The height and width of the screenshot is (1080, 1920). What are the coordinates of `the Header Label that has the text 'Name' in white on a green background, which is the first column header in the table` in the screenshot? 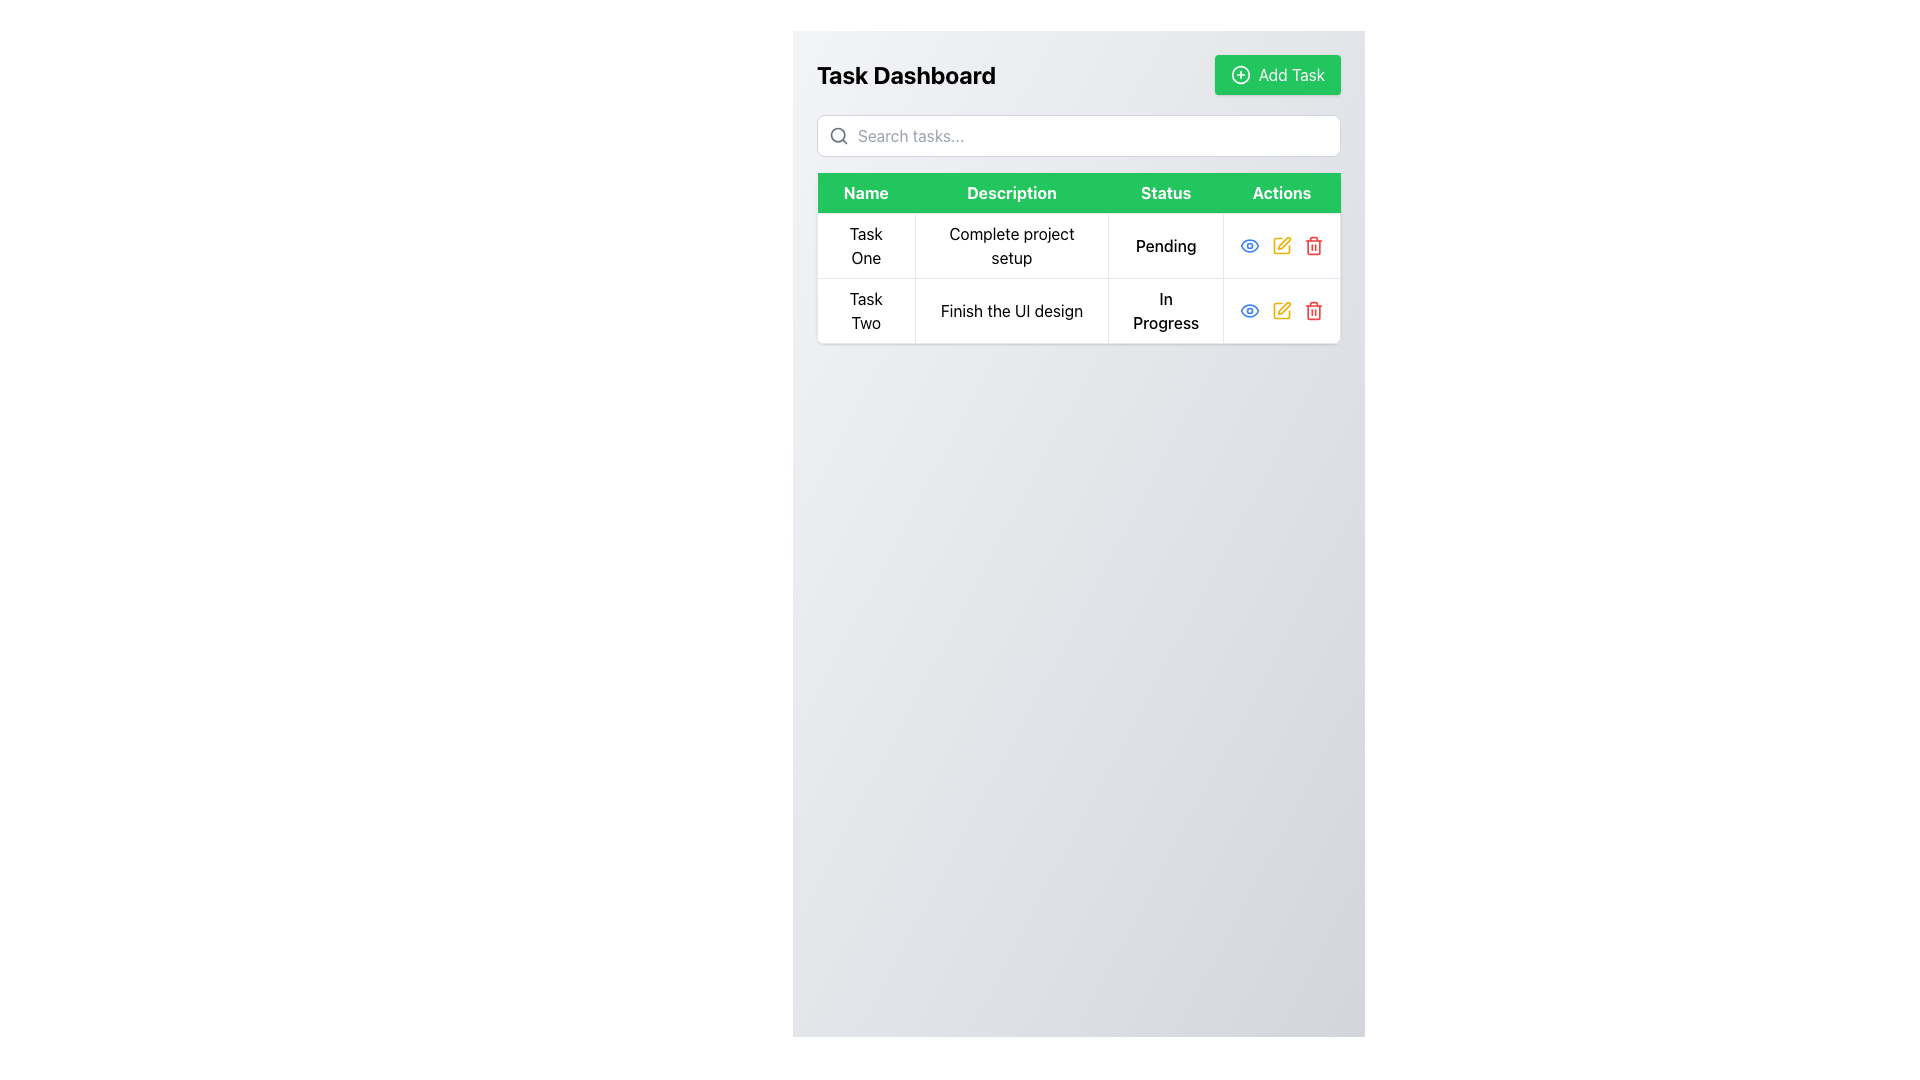 It's located at (866, 193).